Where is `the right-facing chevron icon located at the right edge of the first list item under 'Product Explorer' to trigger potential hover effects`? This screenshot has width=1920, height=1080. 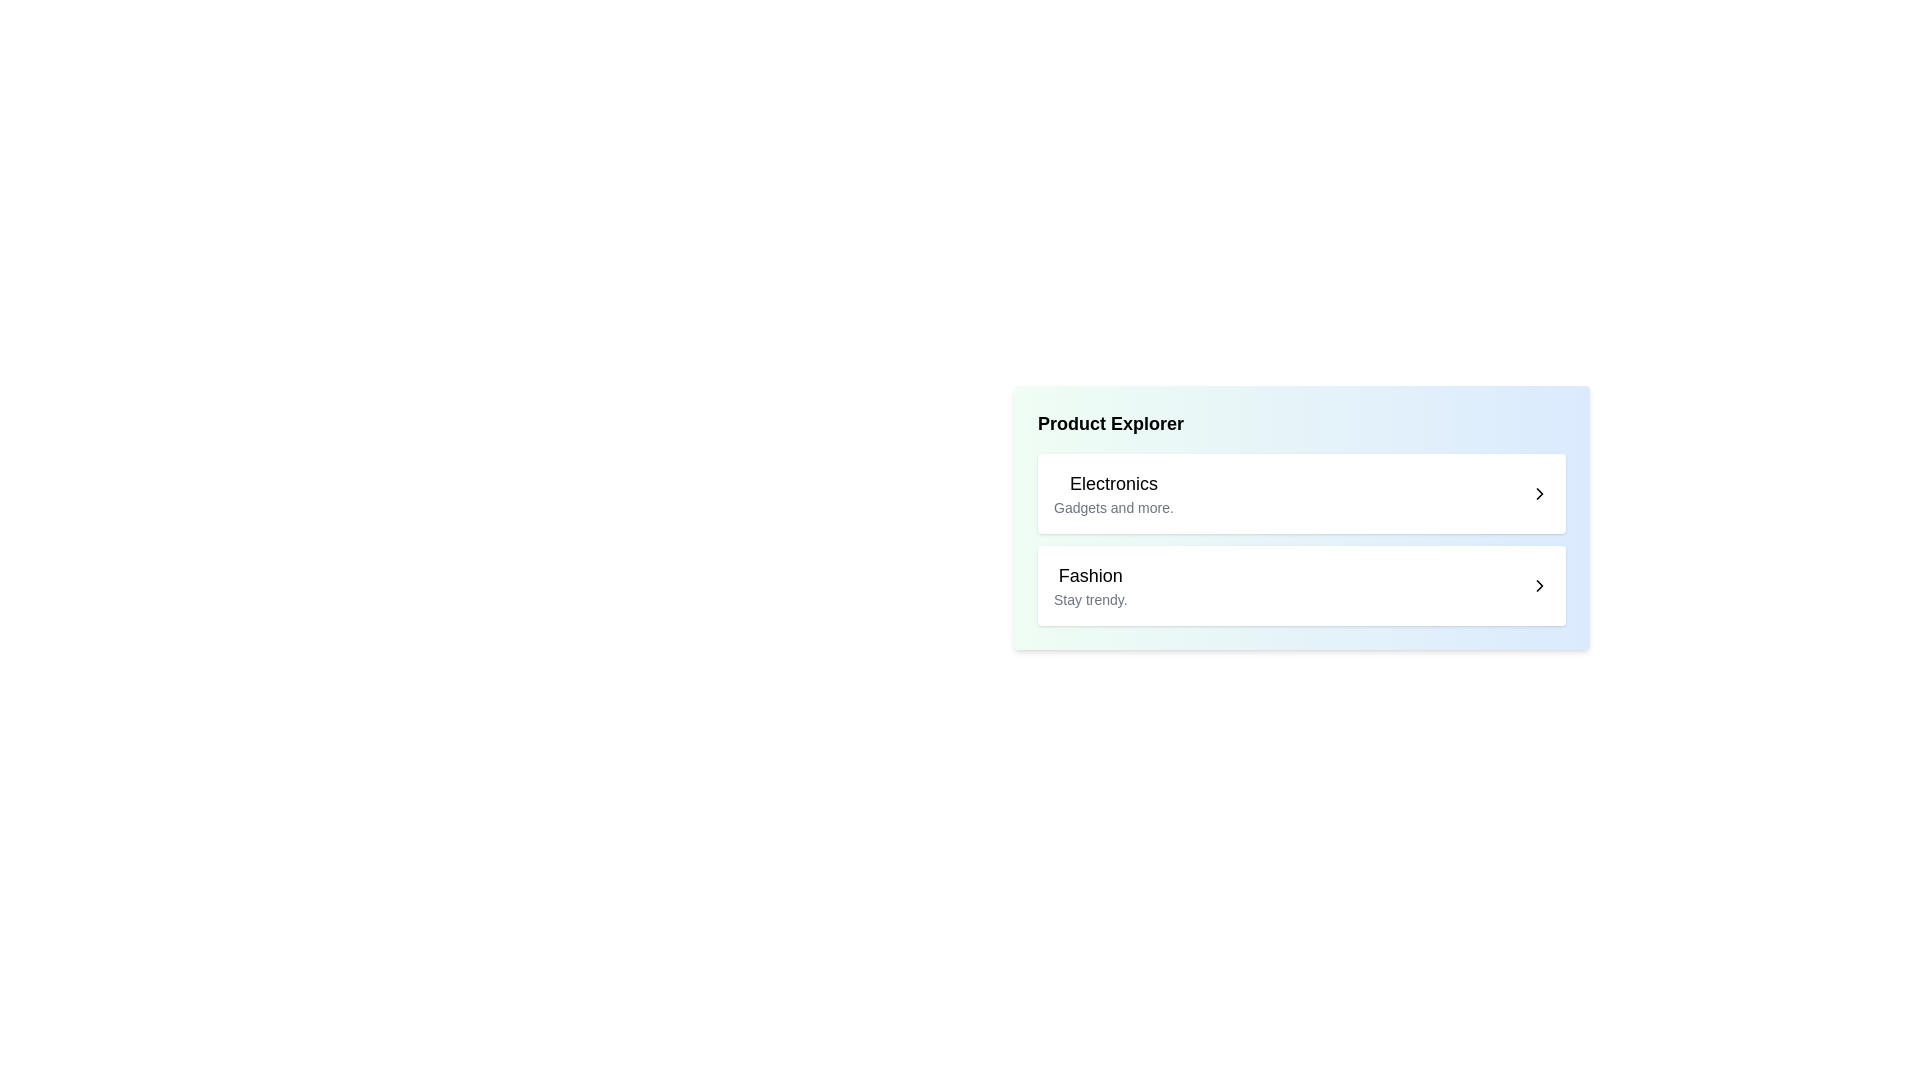 the right-facing chevron icon located at the right edge of the first list item under 'Product Explorer' to trigger potential hover effects is located at coordinates (1539, 493).